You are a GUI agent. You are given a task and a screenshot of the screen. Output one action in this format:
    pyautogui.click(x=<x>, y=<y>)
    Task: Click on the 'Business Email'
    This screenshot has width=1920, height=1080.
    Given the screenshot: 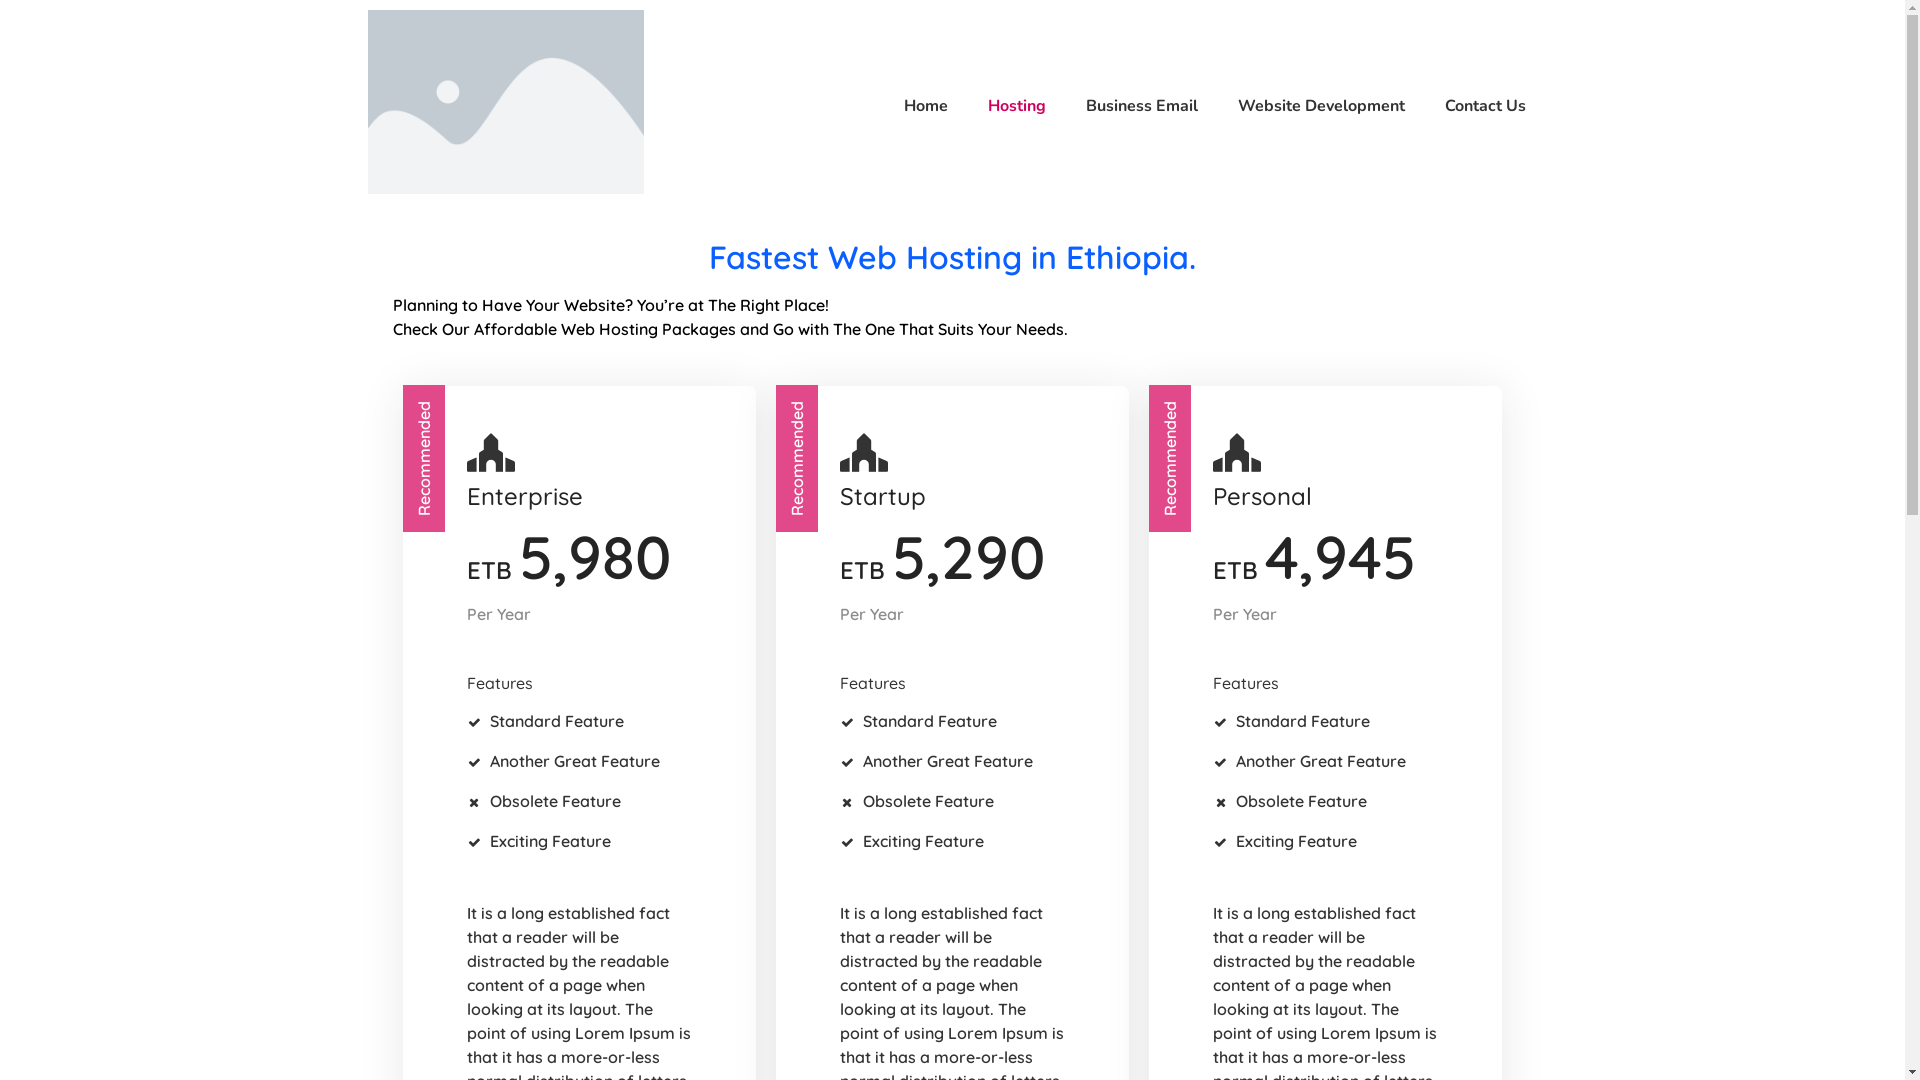 What is the action you would take?
    pyautogui.click(x=1064, y=105)
    